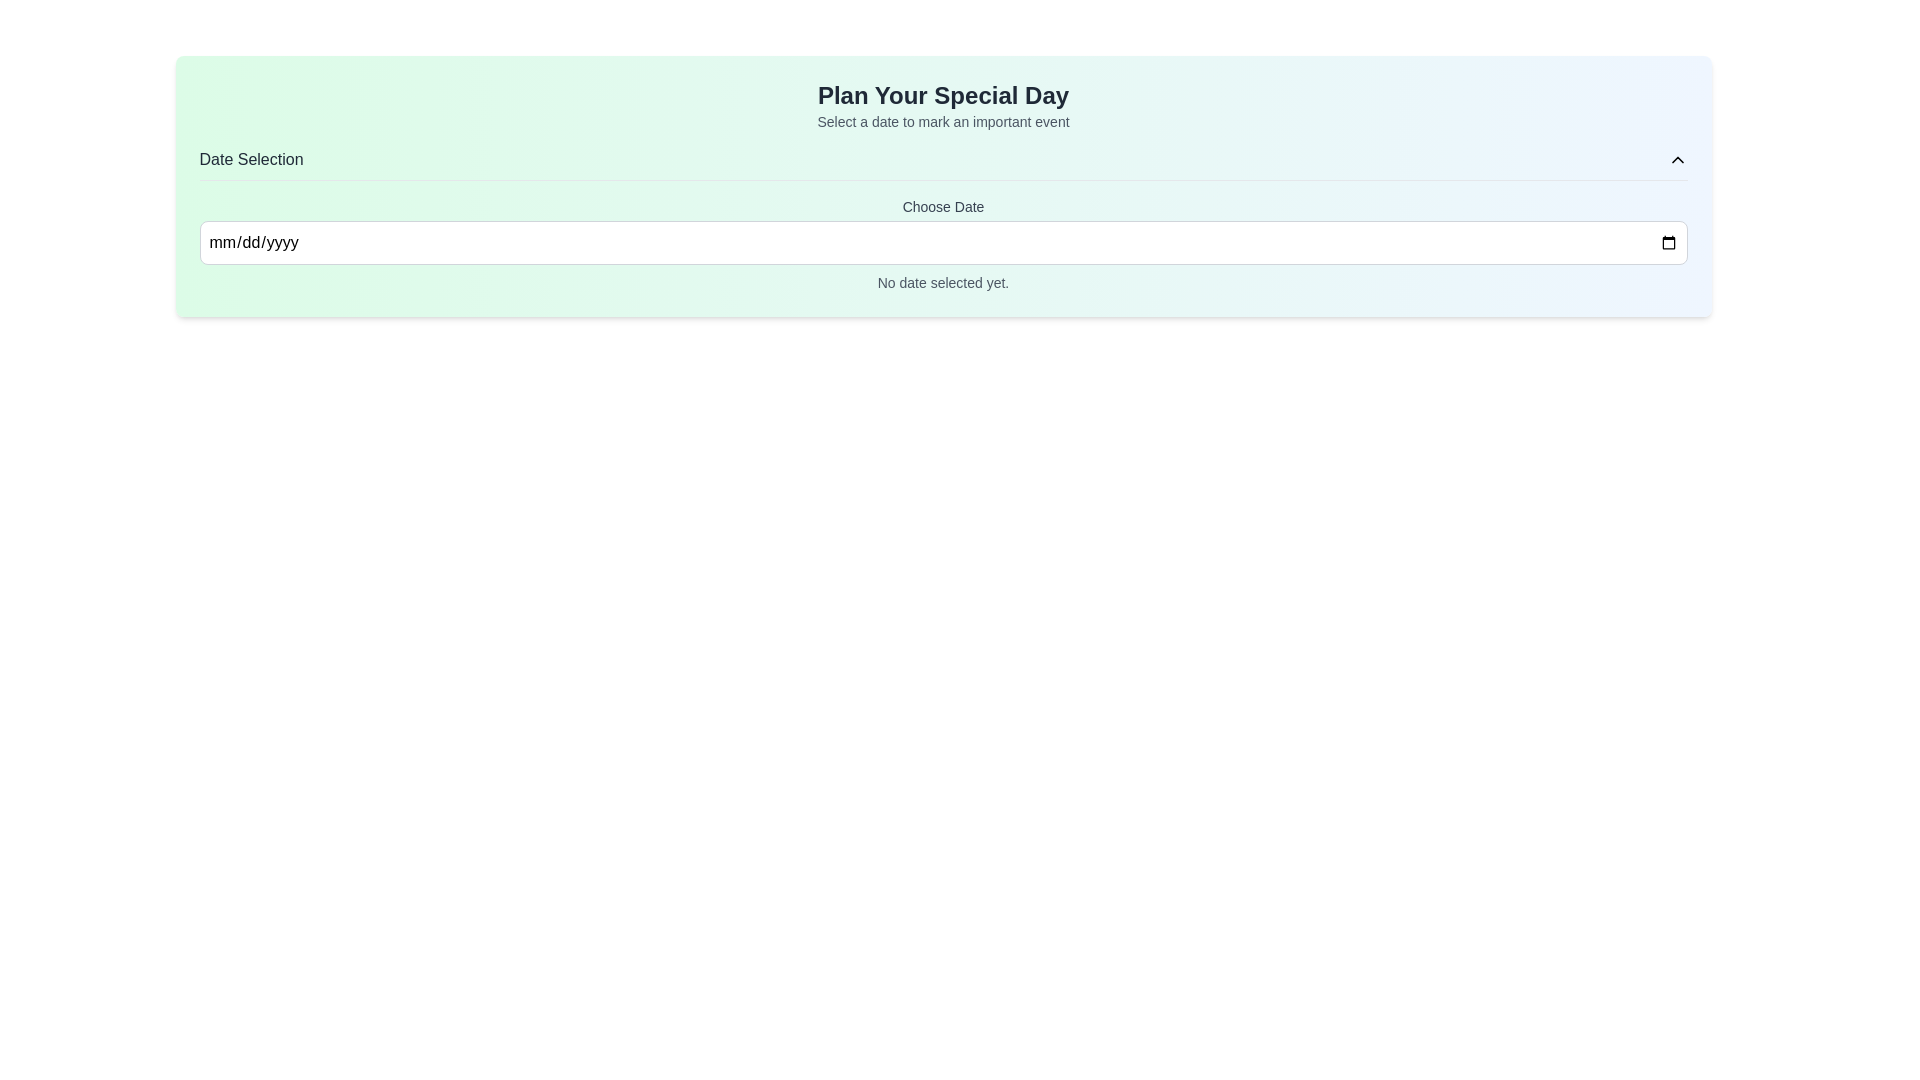 The width and height of the screenshot is (1920, 1080). What do you see at coordinates (942, 96) in the screenshot?
I see `text header titled 'Plan Your Special Day', which is prominently displayed in a bold font at the top of the section` at bounding box center [942, 96].